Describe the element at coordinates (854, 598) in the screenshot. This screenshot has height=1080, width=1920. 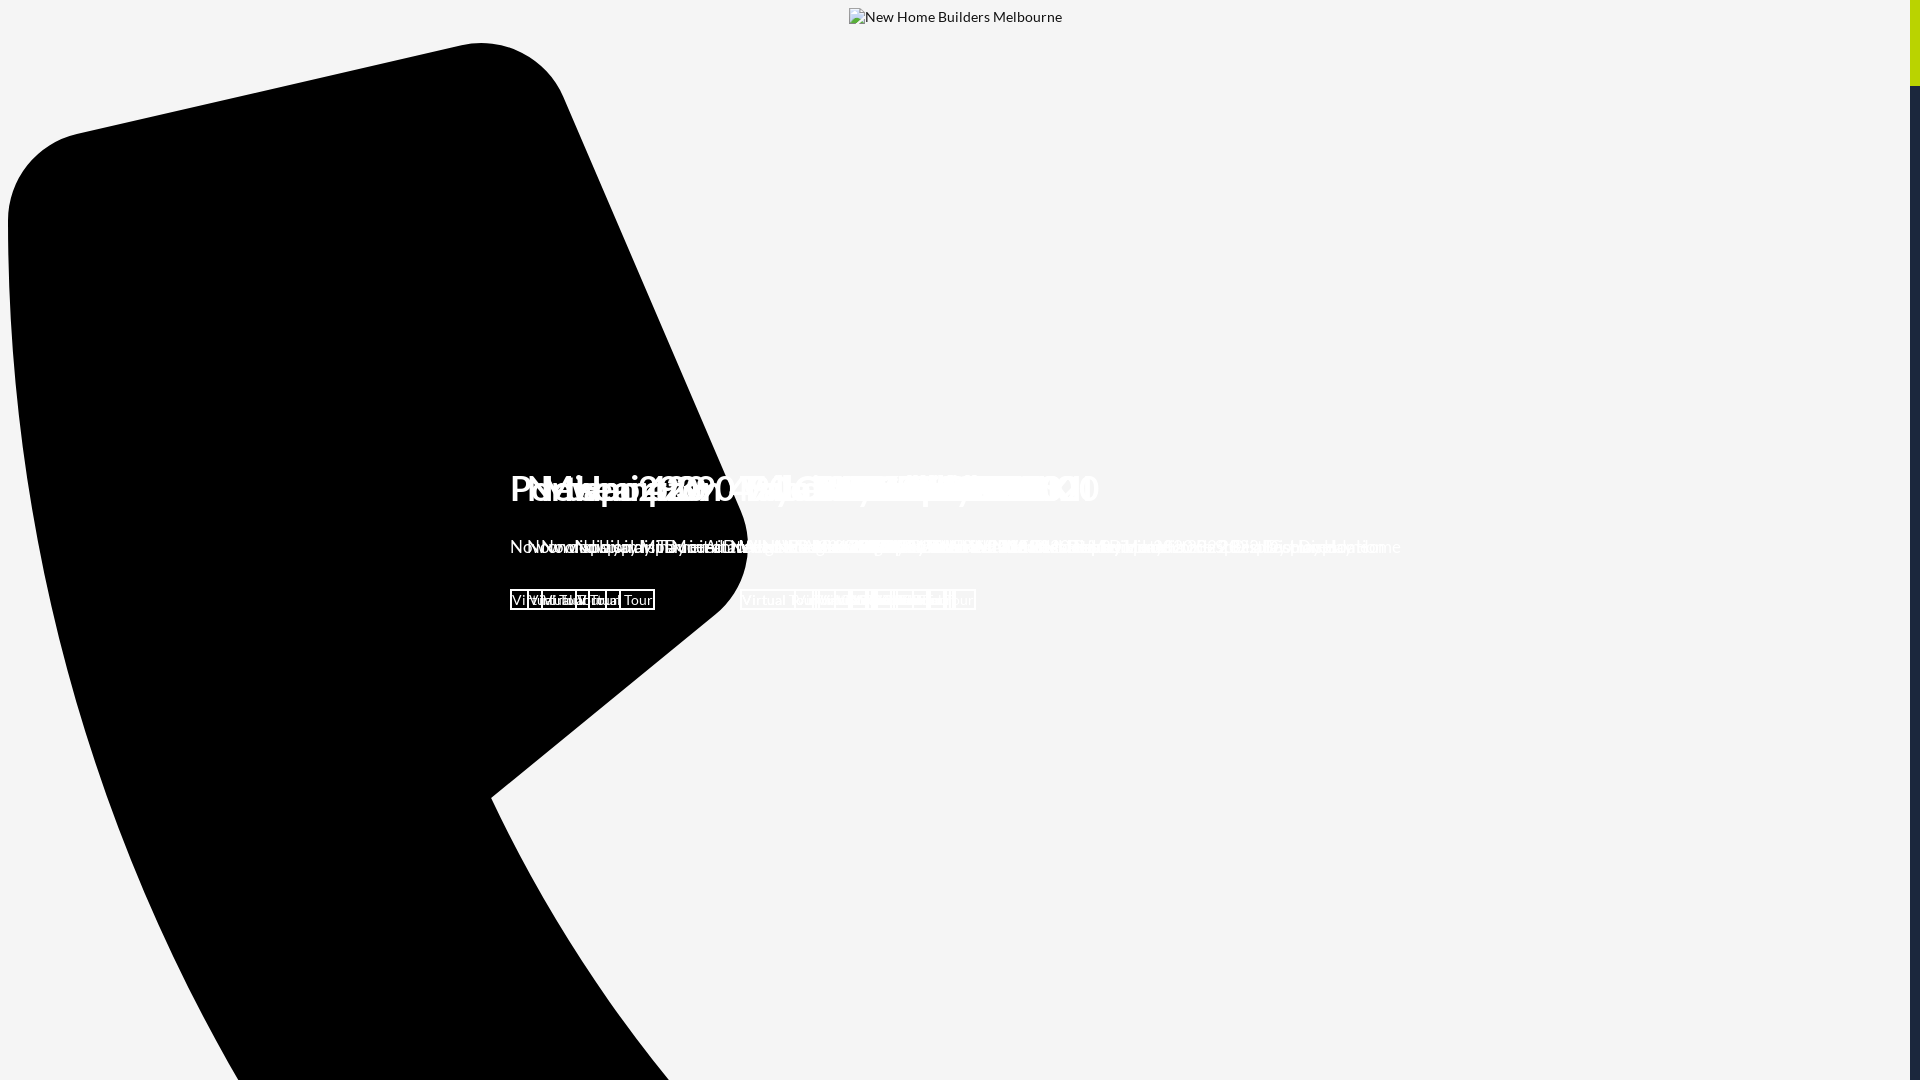
I see `'Virtual Tour'` at that location.